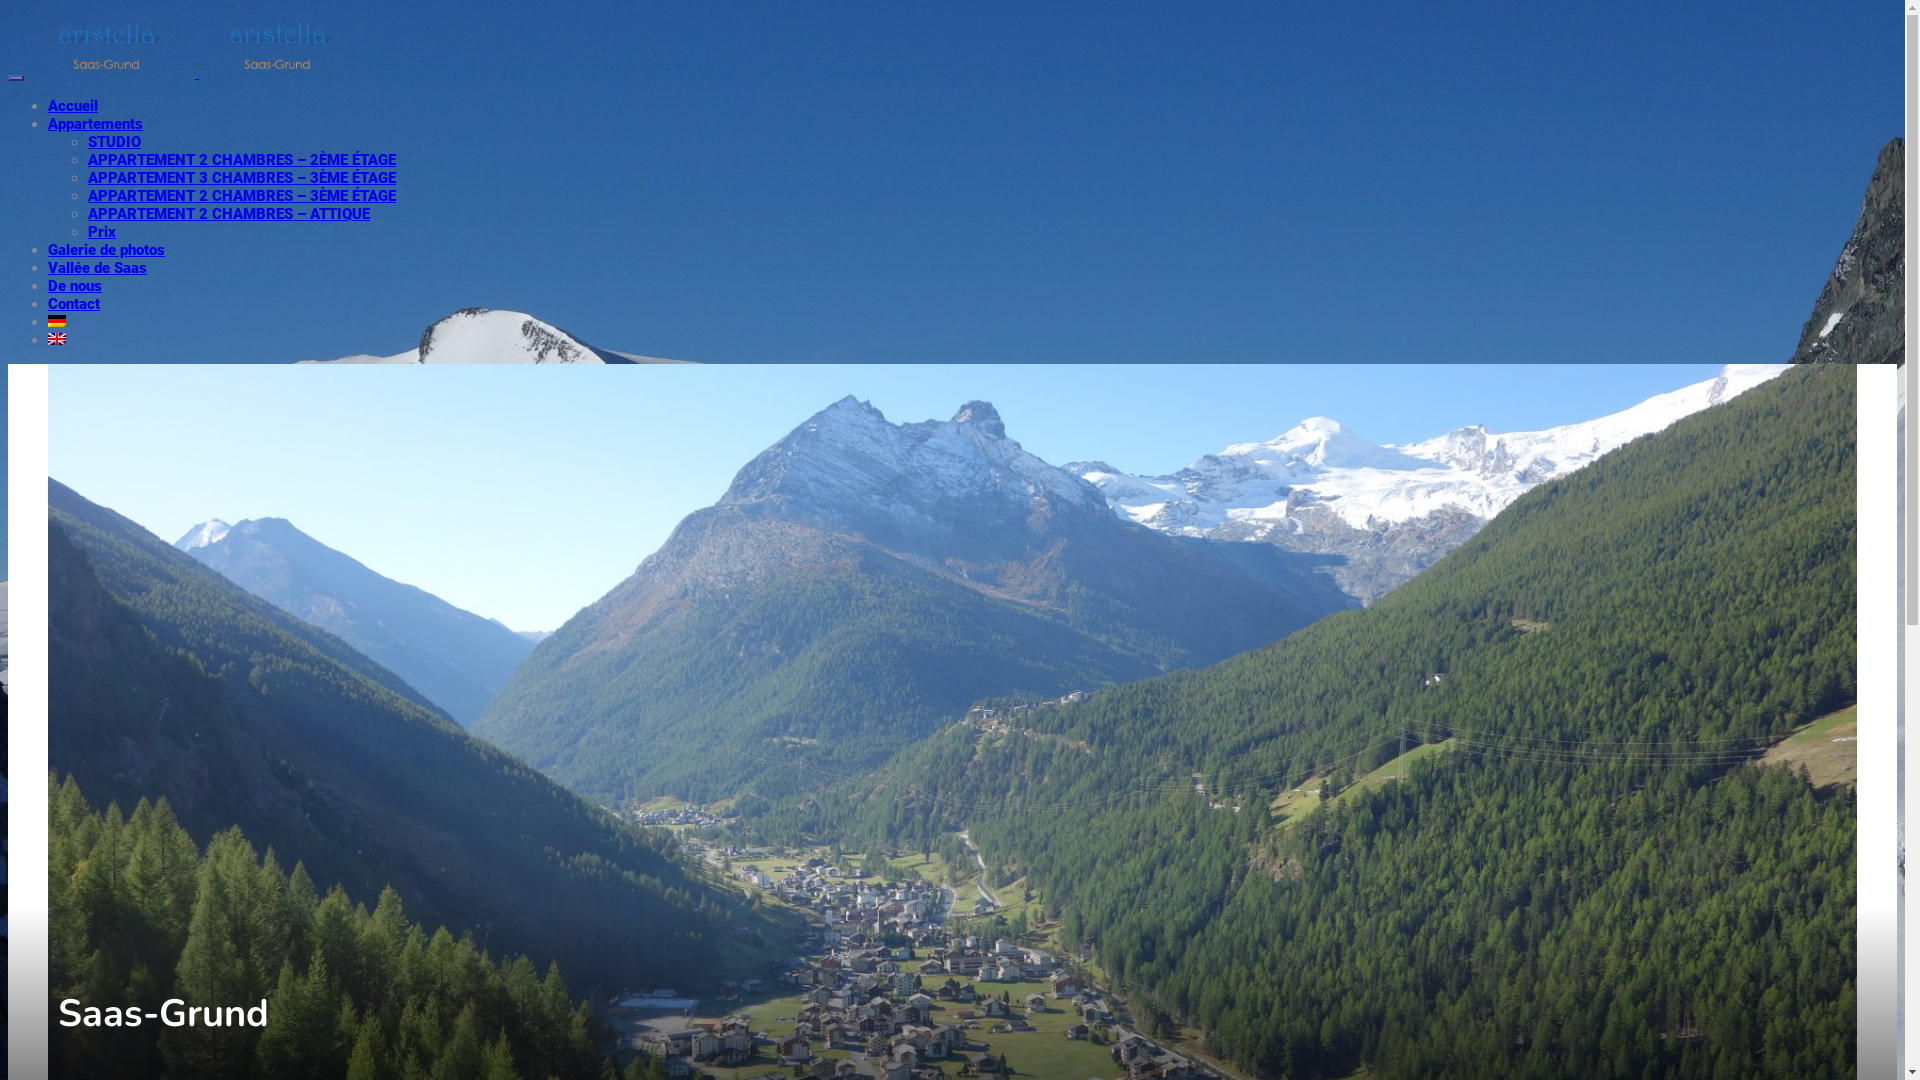  Describe the element at coordinates (48, 105) in the screenshot. I see `'Accueil'` at that location.